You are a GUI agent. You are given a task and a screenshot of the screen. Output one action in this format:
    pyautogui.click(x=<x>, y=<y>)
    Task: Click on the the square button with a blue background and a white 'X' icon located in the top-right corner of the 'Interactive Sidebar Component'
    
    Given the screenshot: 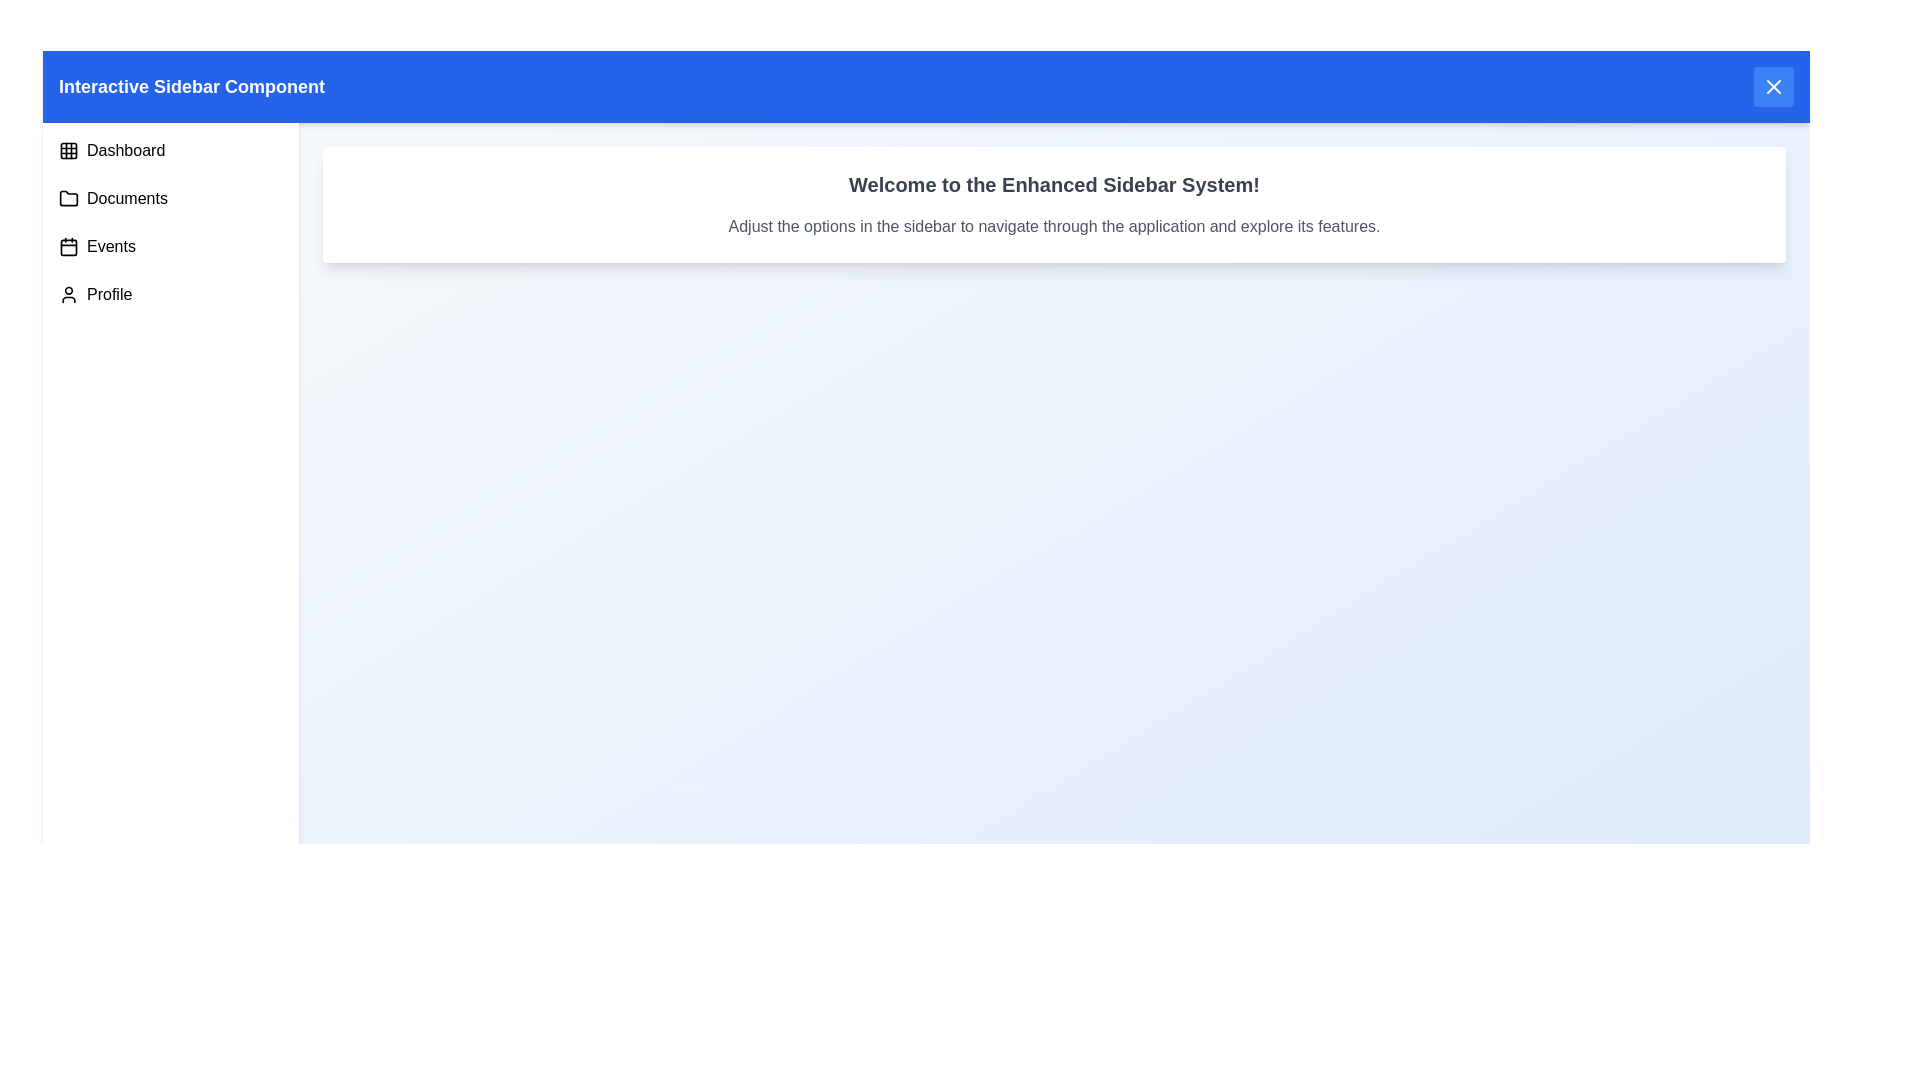 What is the action you would take?
    pyautogui.click(x=1774, y=86)
    